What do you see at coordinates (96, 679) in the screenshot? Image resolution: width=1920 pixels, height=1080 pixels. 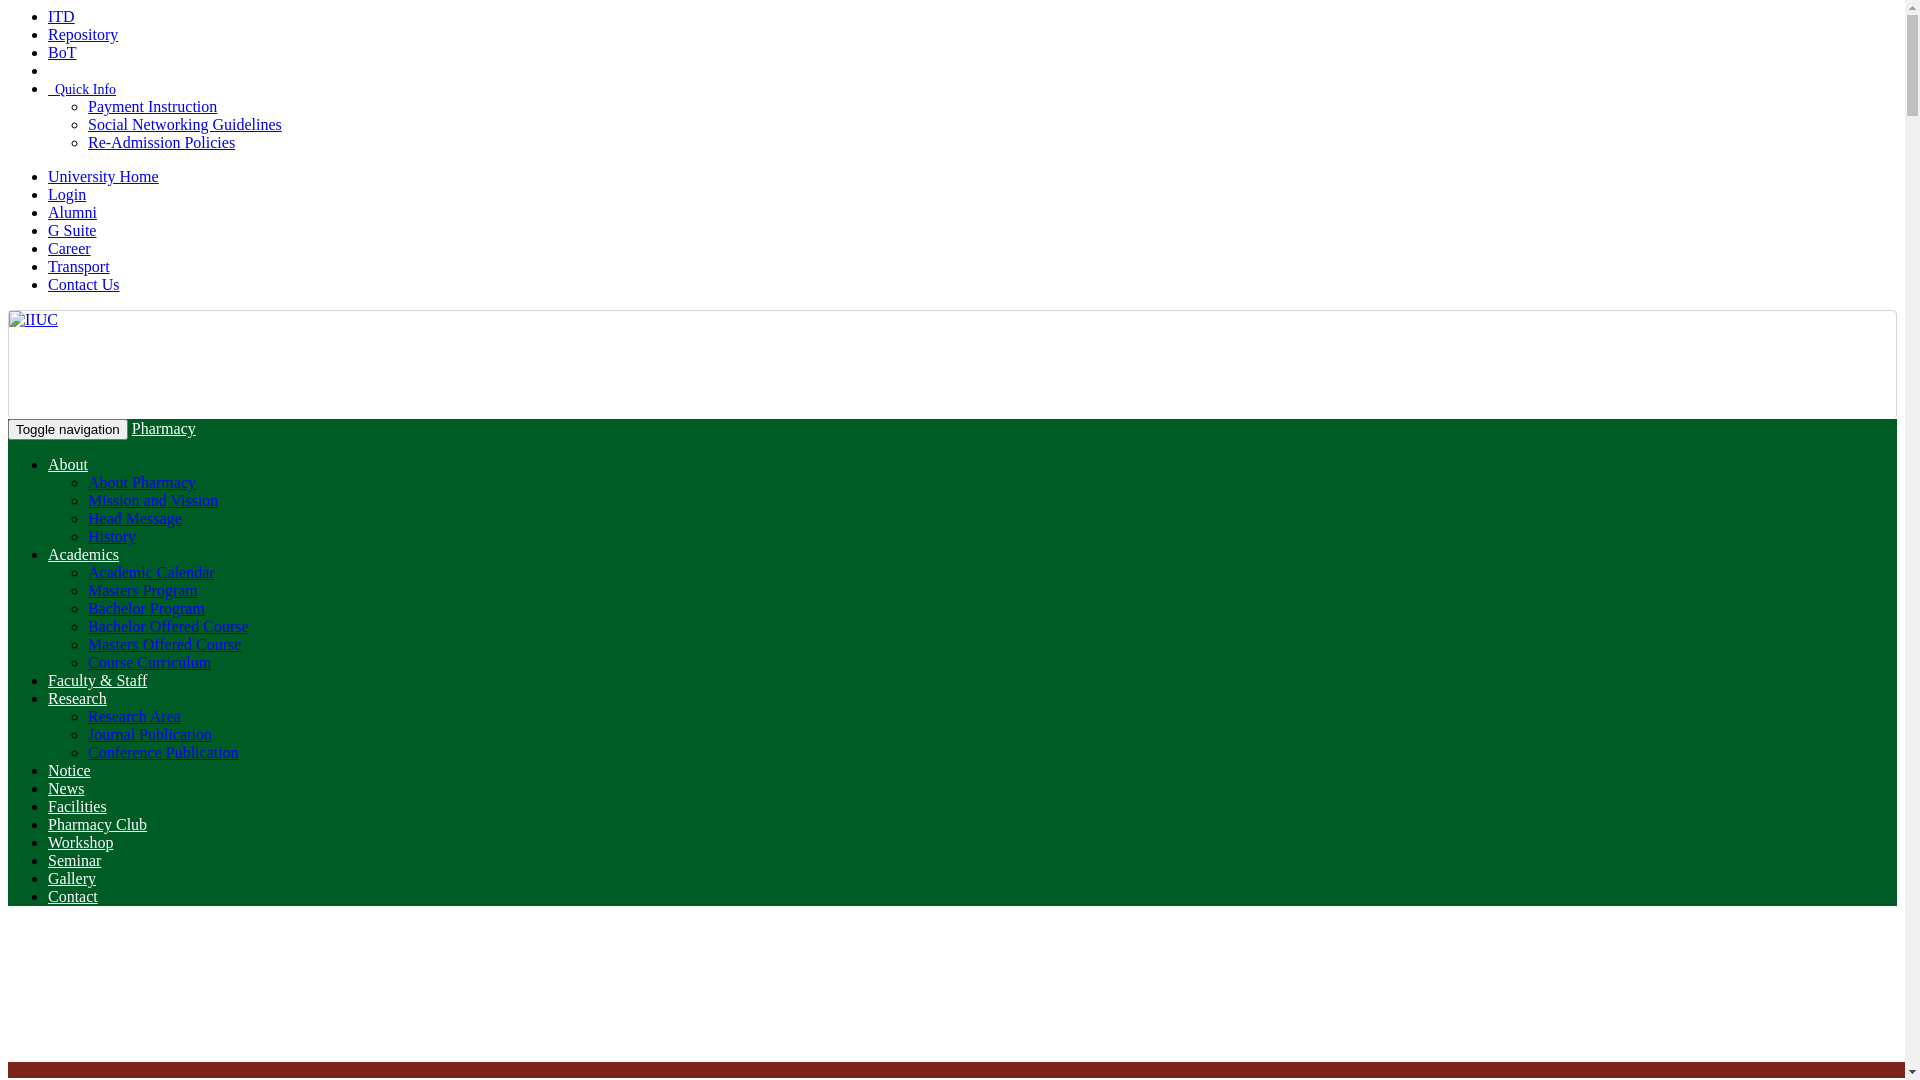 I see `'Faculty & Staff'` at bounding box center [96, 679].